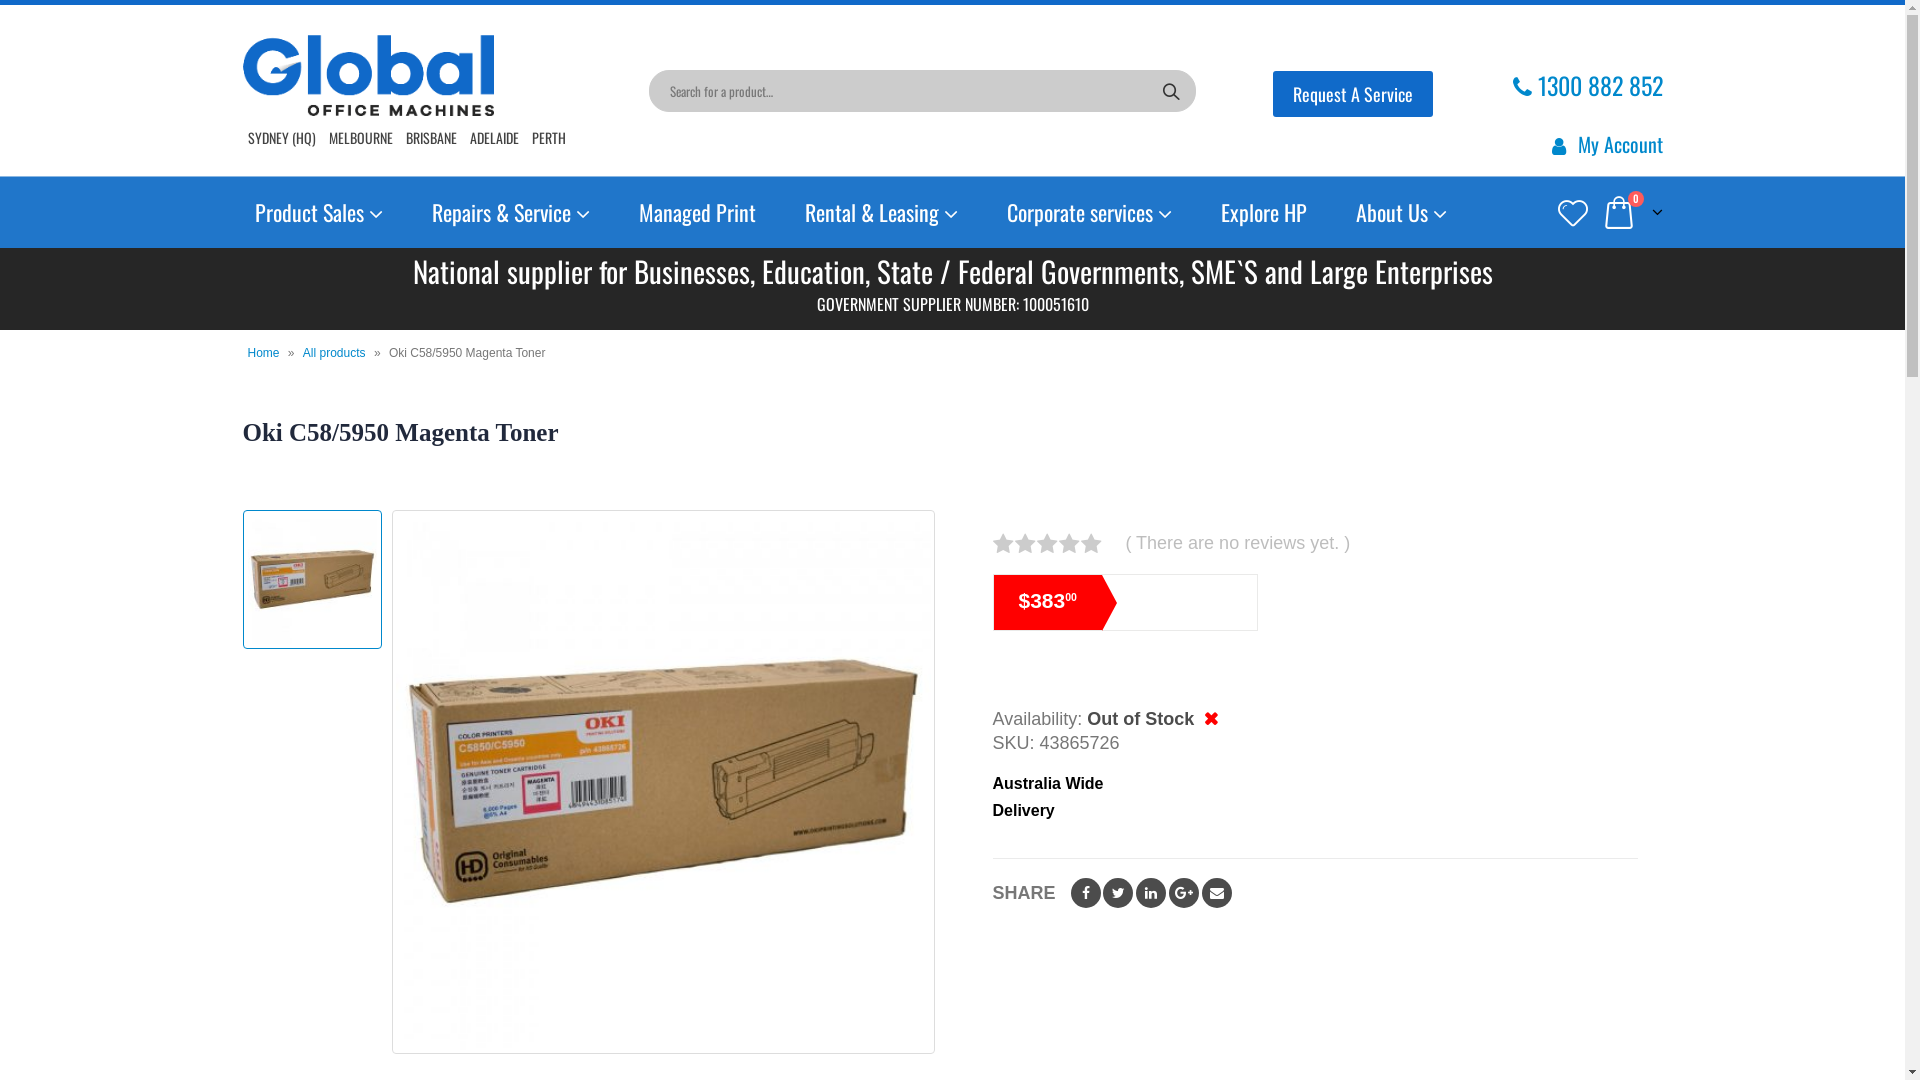 The height and width of the screenshot is (1080, 1920). Describe the element at coordinates (1124, 543) in the screenshot. I see `'( There are no reviews yet. )'` at that location.